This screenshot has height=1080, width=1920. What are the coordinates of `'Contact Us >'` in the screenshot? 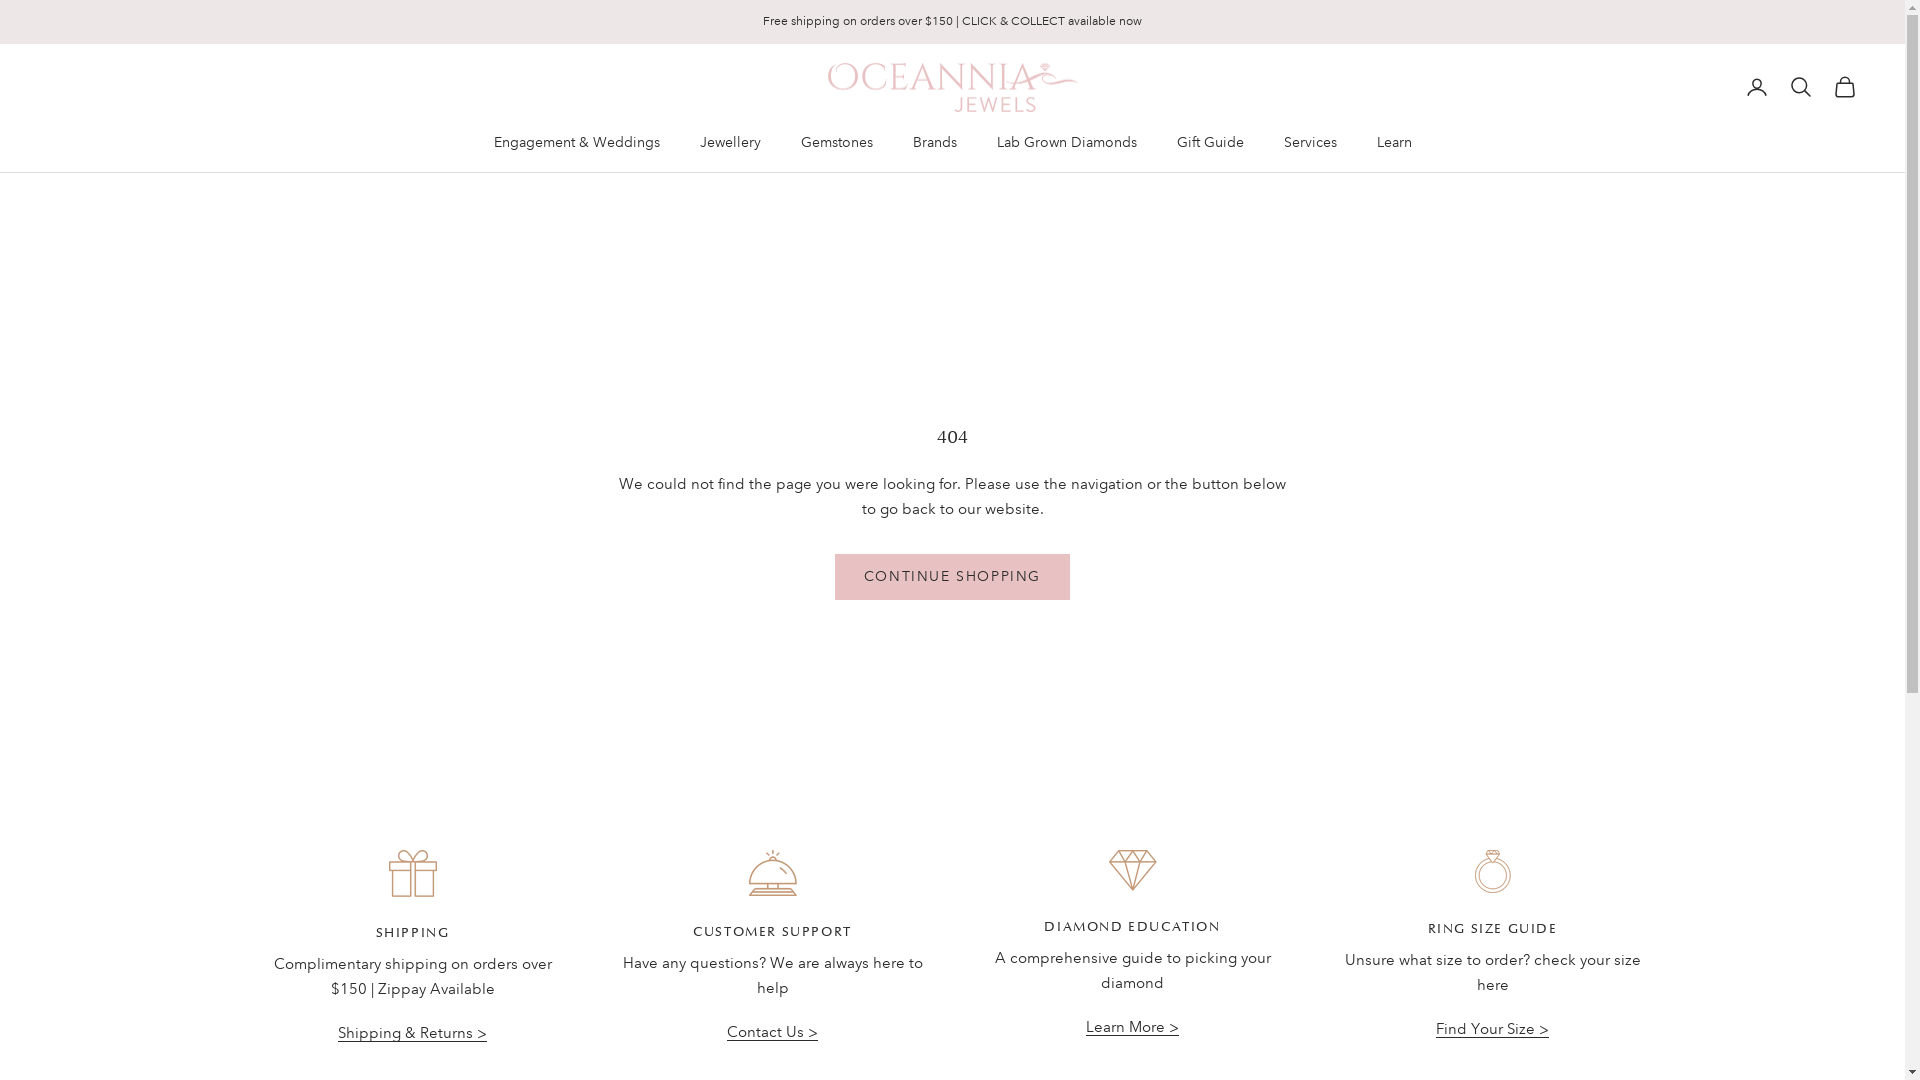 It's located at (771, 1032).